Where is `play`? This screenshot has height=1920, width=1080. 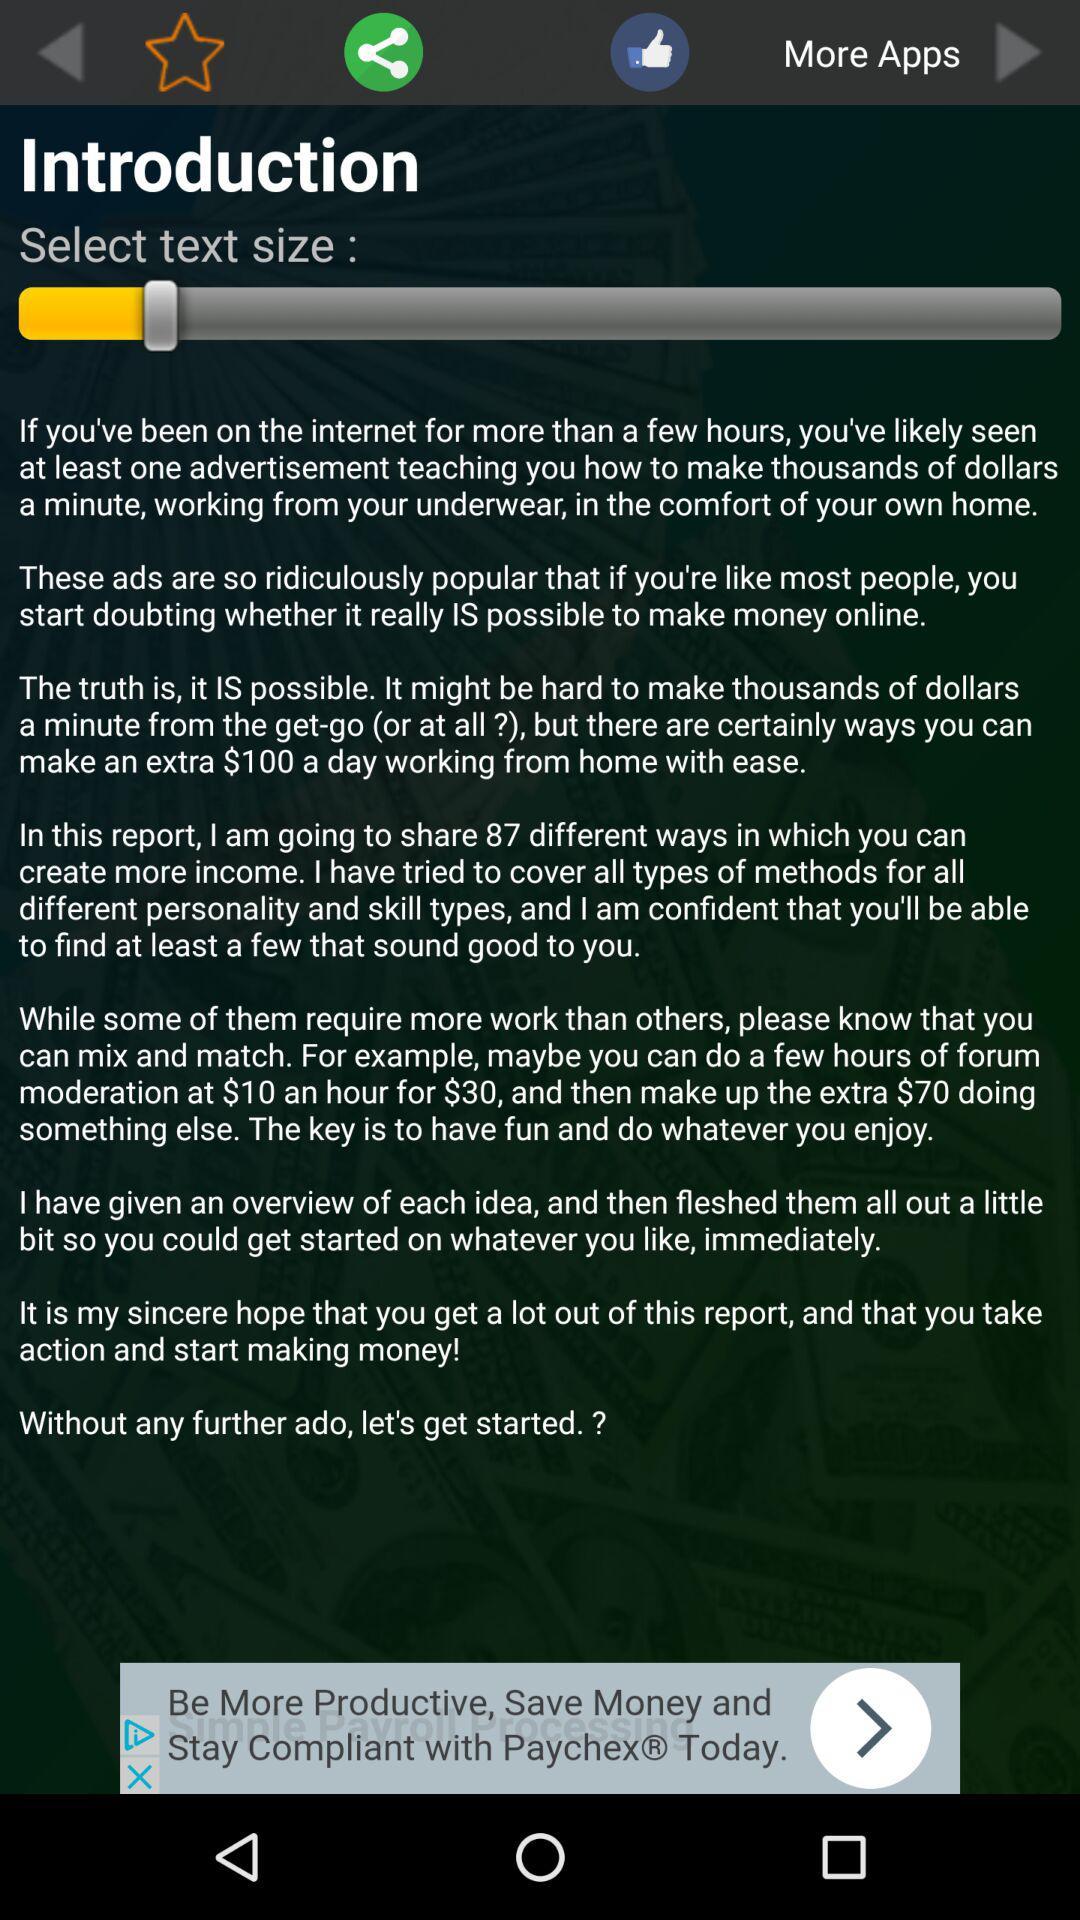 play is located at coordinates (1020, 52).